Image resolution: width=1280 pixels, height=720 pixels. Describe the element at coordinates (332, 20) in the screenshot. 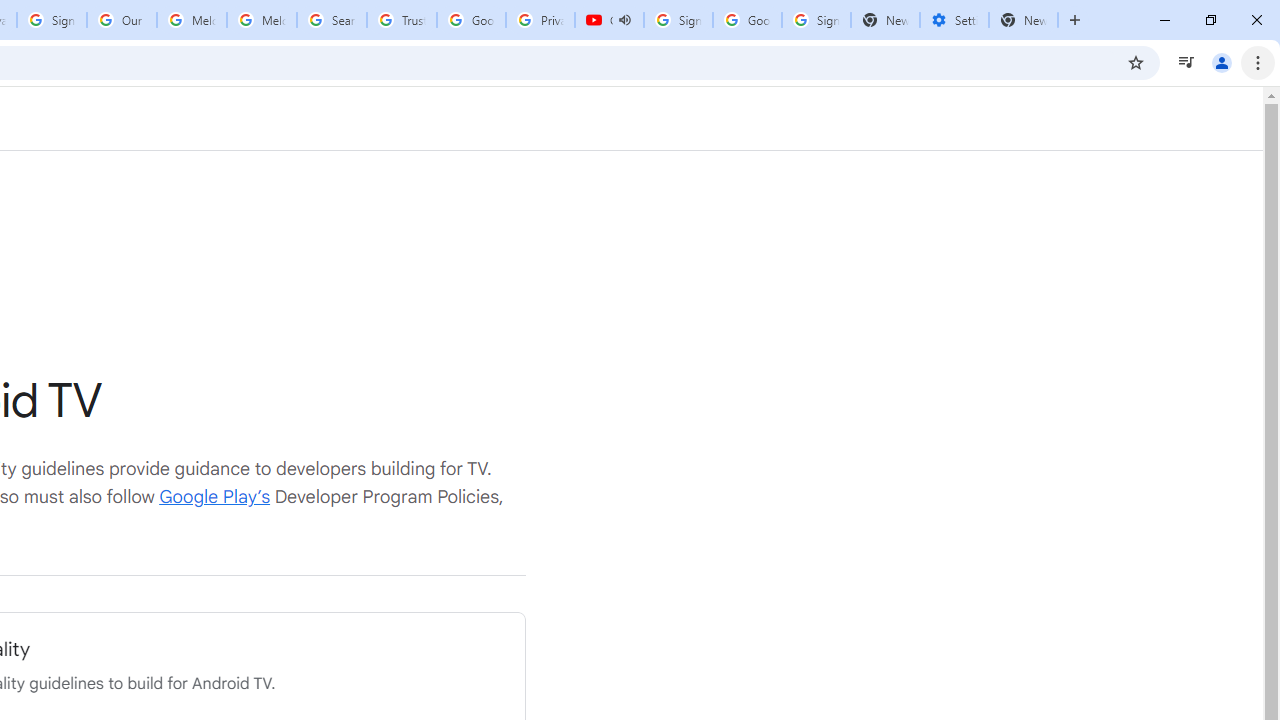

I see `'Search our Doodle Library Collection - Google Doodles'` at that location.